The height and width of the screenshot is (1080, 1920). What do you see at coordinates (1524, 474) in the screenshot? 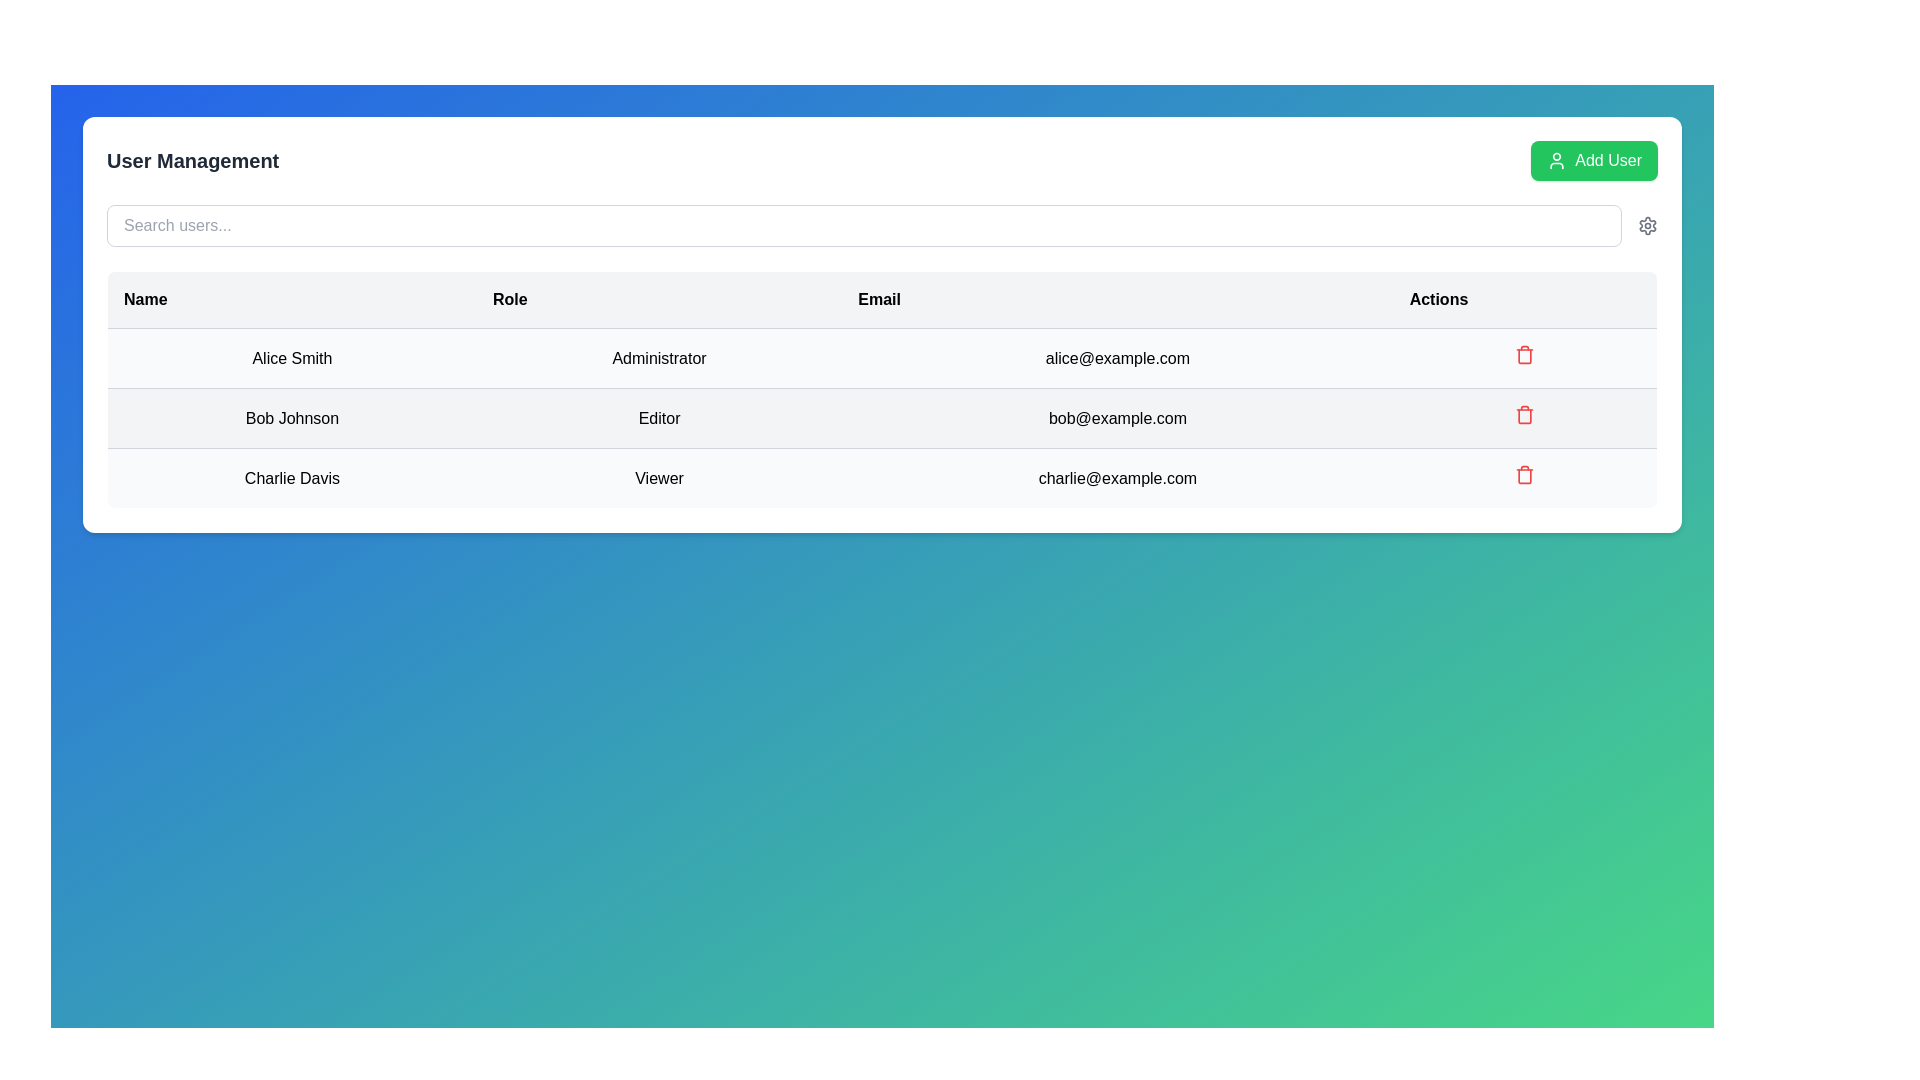
I see `the bottommost red trash bin icon in the Actions column of the user information table to initiate a delete action` at bounding box center [1524, 474].